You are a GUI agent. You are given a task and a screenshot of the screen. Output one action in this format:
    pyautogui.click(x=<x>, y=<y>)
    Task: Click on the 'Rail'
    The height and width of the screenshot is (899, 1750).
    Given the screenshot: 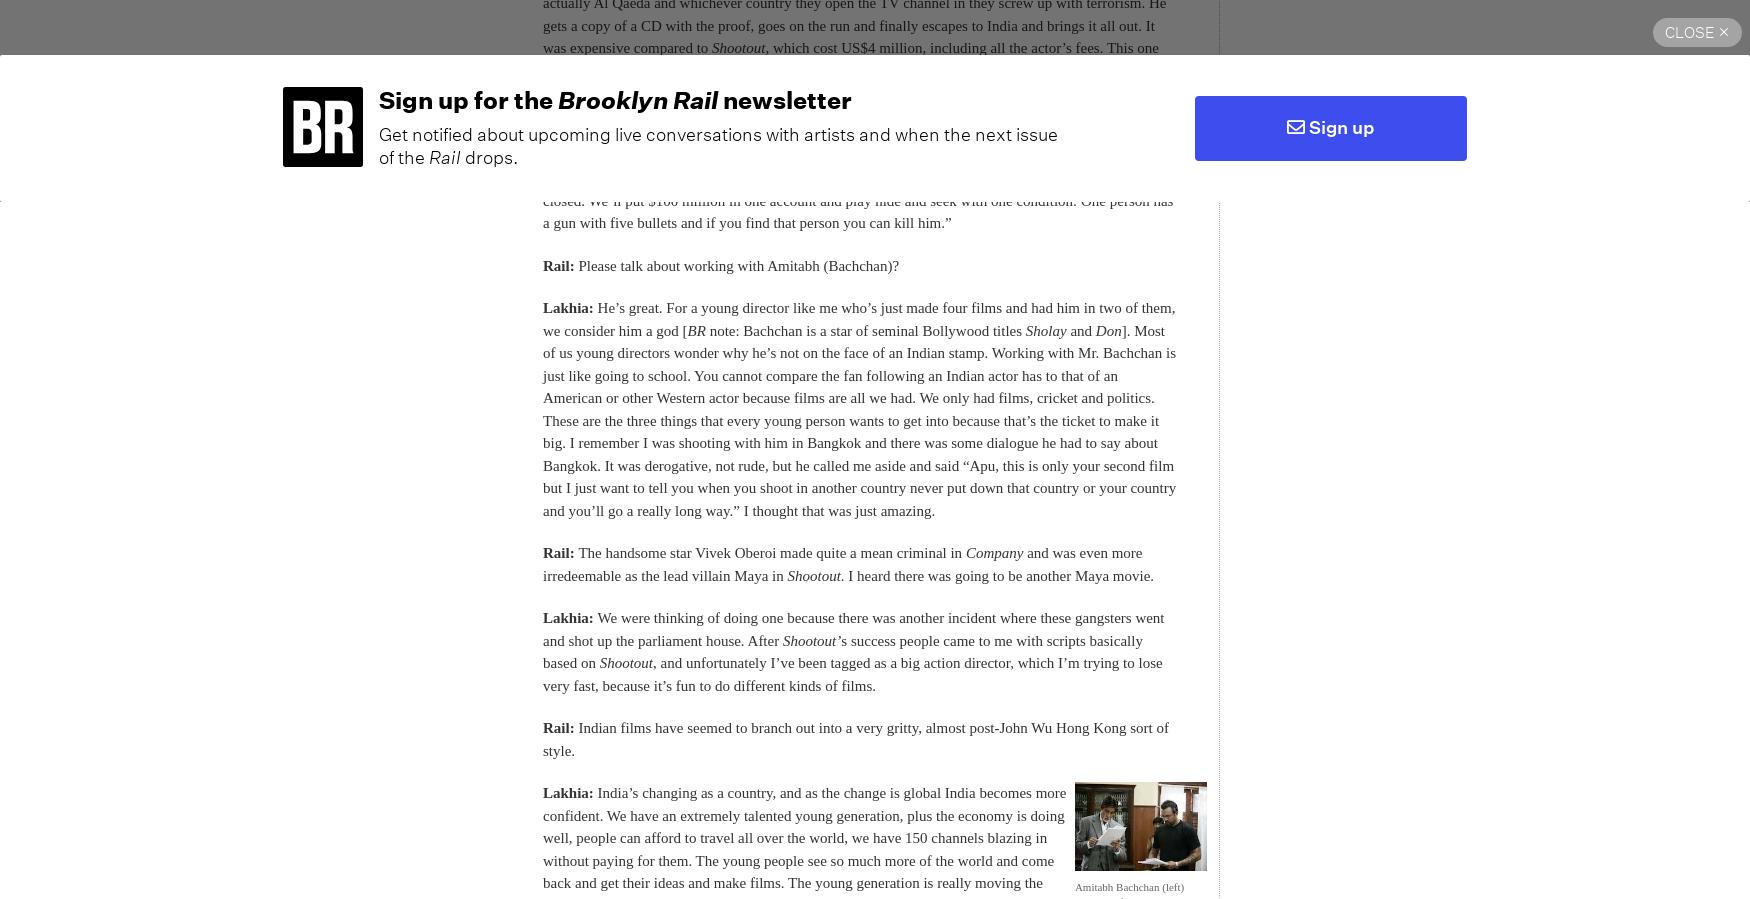 What is the action you would take?
    pyautogui.click(x=445, y=157)
    